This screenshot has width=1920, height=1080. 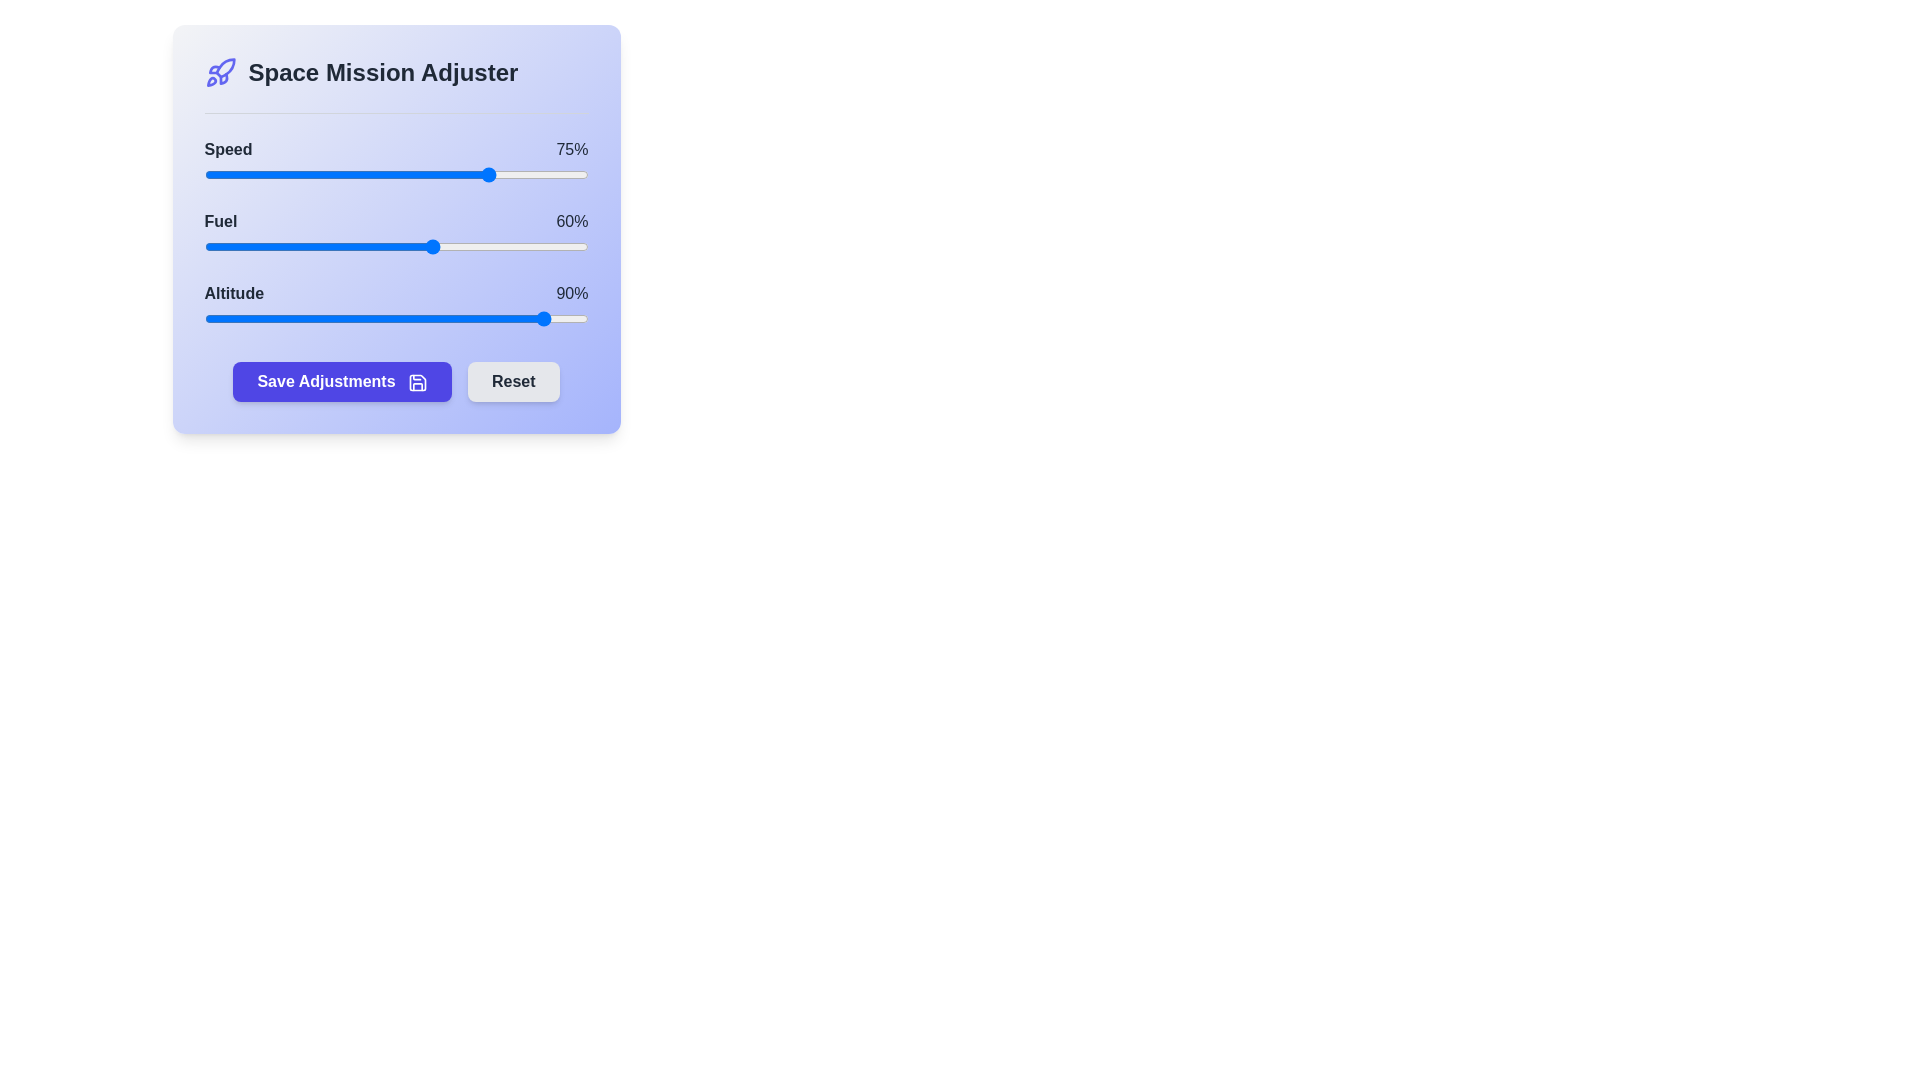 I want to click on the 0 slider to 53%, so click(x=407, y=173).